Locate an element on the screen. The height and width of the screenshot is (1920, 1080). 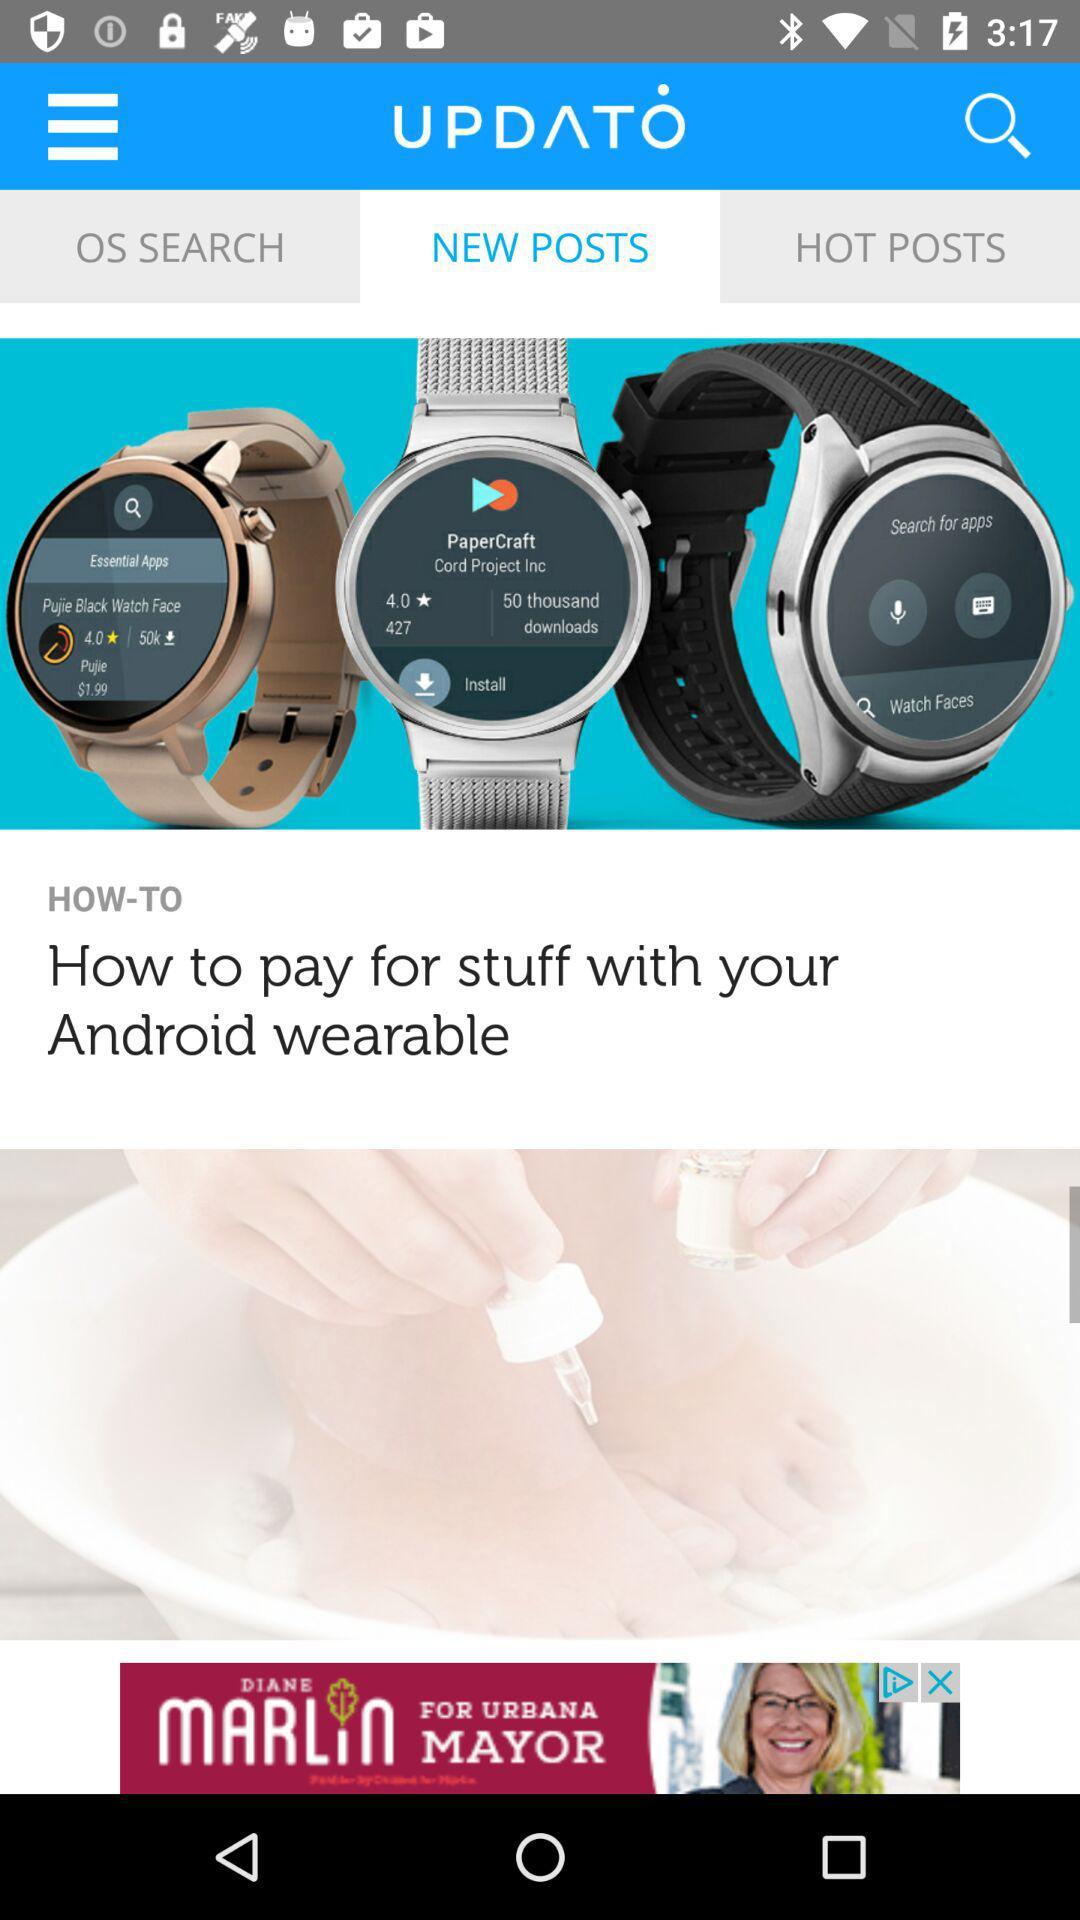
the menu icon is located at coordinates (81, 125).